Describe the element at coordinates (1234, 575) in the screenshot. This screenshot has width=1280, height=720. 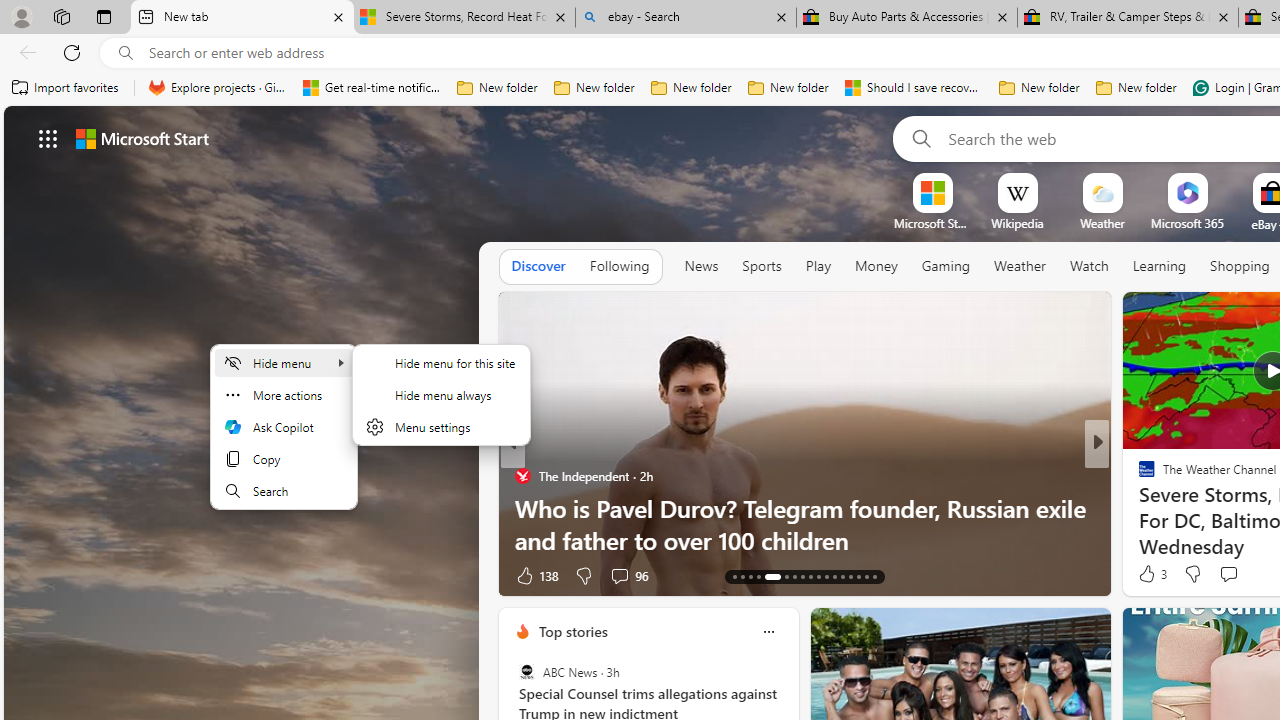
I see `'View comments 1 Comment'` at that location.